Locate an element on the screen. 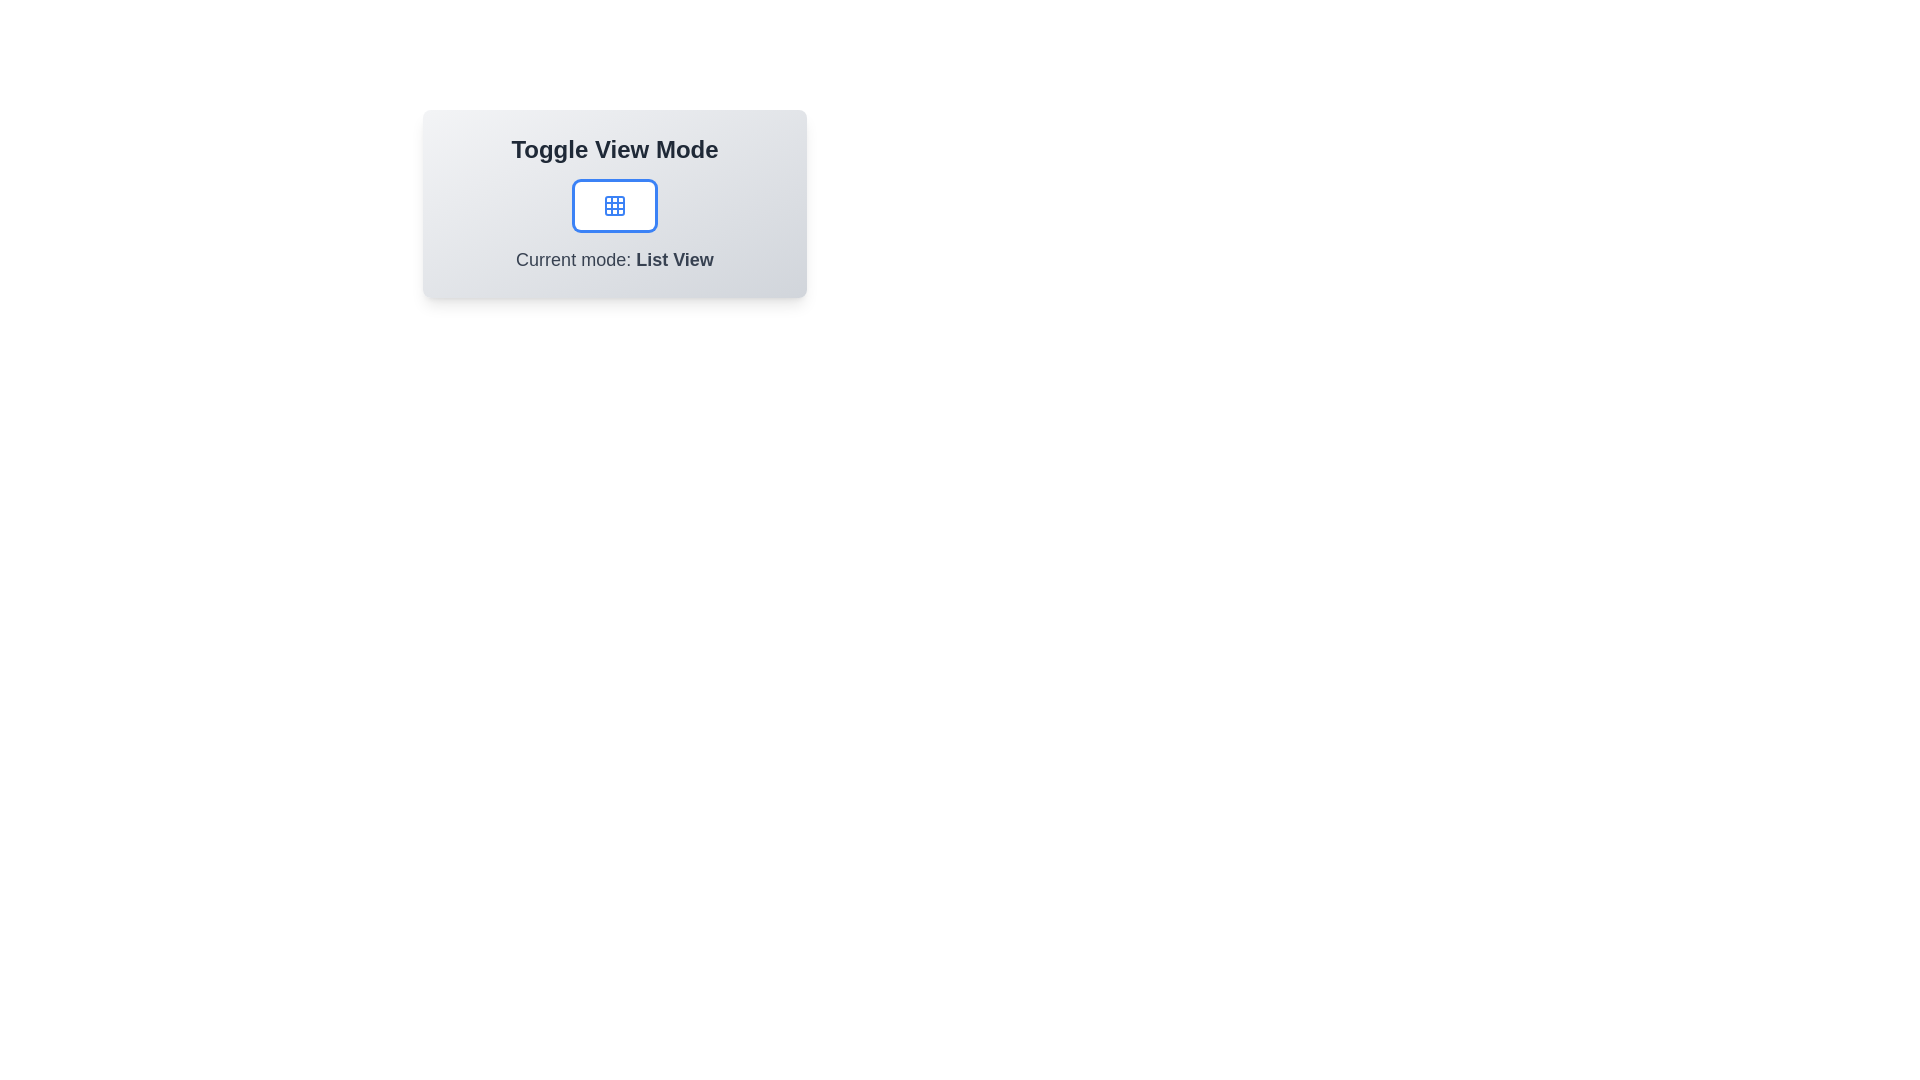 This screenshot has height=1080, width=1920. the text of the element displaying the current view mode is located at coordinates (613, 258).